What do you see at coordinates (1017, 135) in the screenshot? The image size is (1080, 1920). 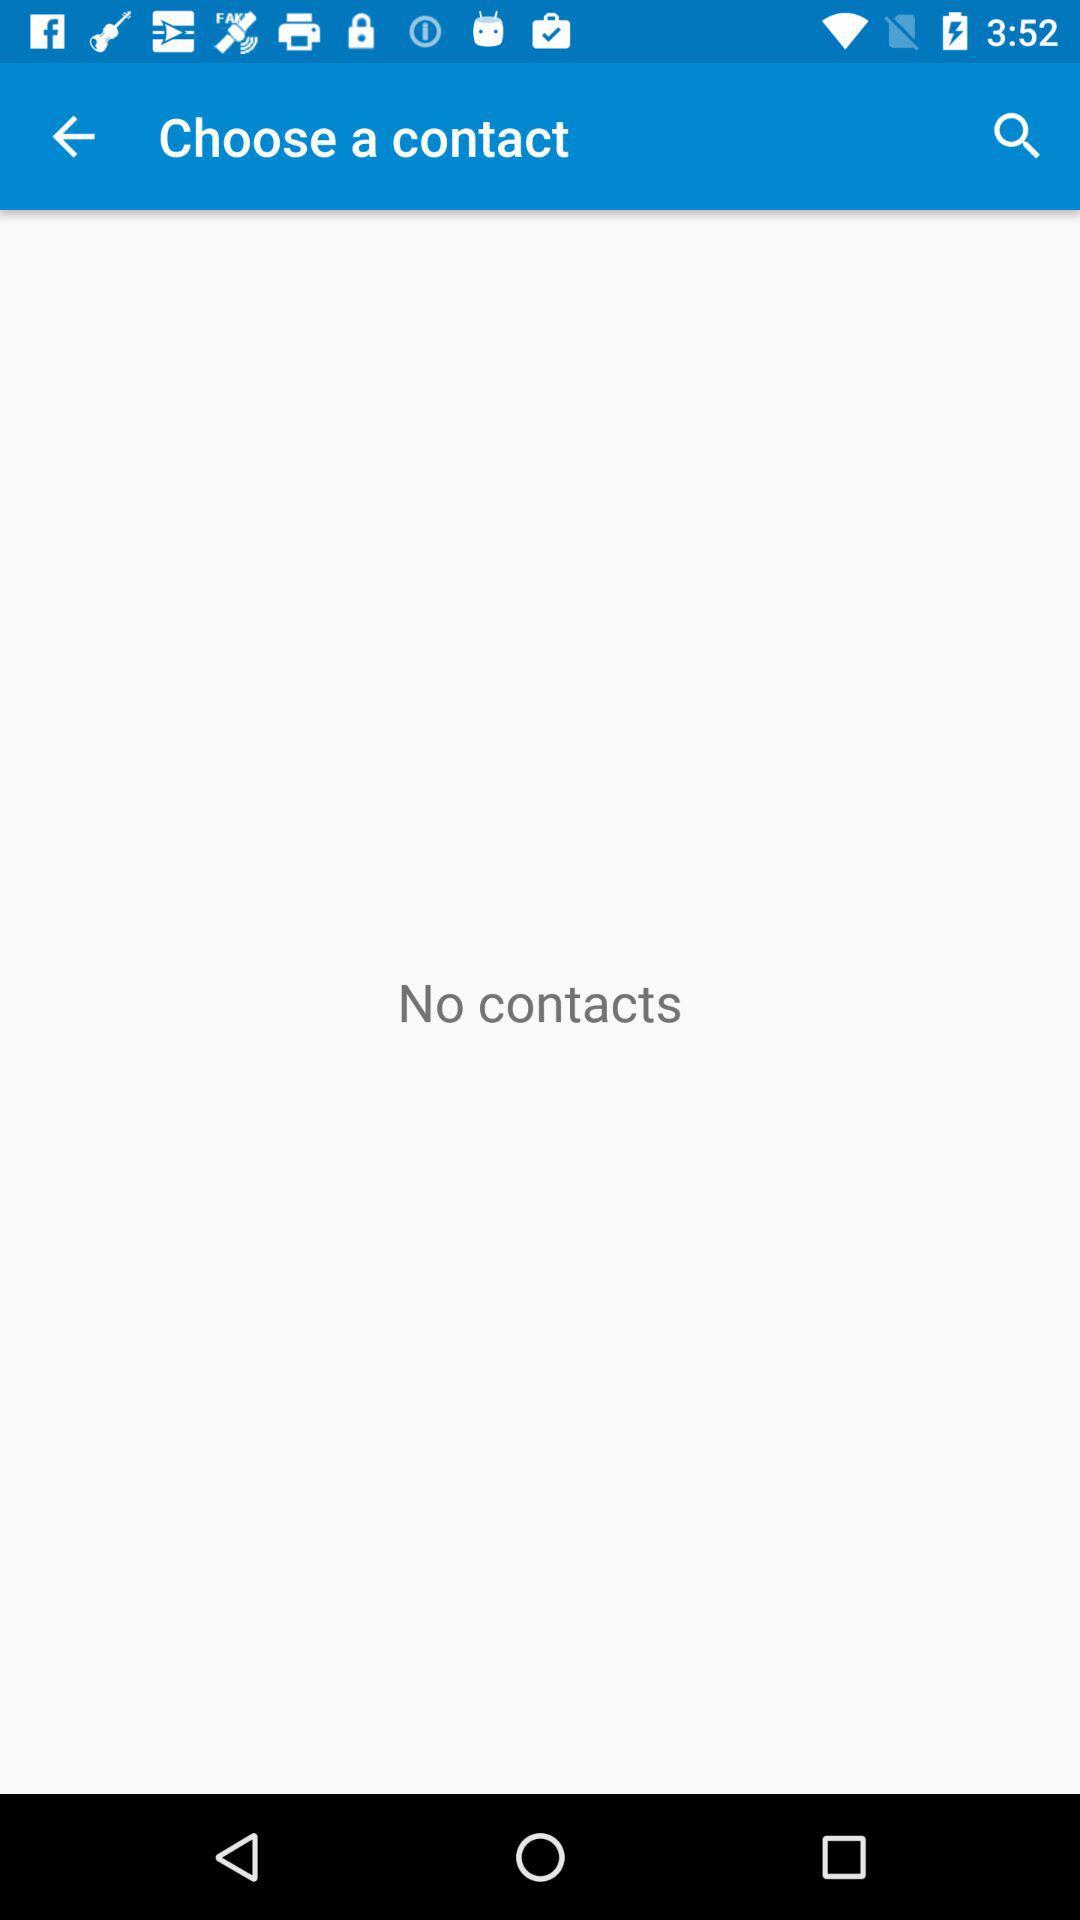 I see `icon to the right of the choose a contact app` at bounding box center [1017, 135].